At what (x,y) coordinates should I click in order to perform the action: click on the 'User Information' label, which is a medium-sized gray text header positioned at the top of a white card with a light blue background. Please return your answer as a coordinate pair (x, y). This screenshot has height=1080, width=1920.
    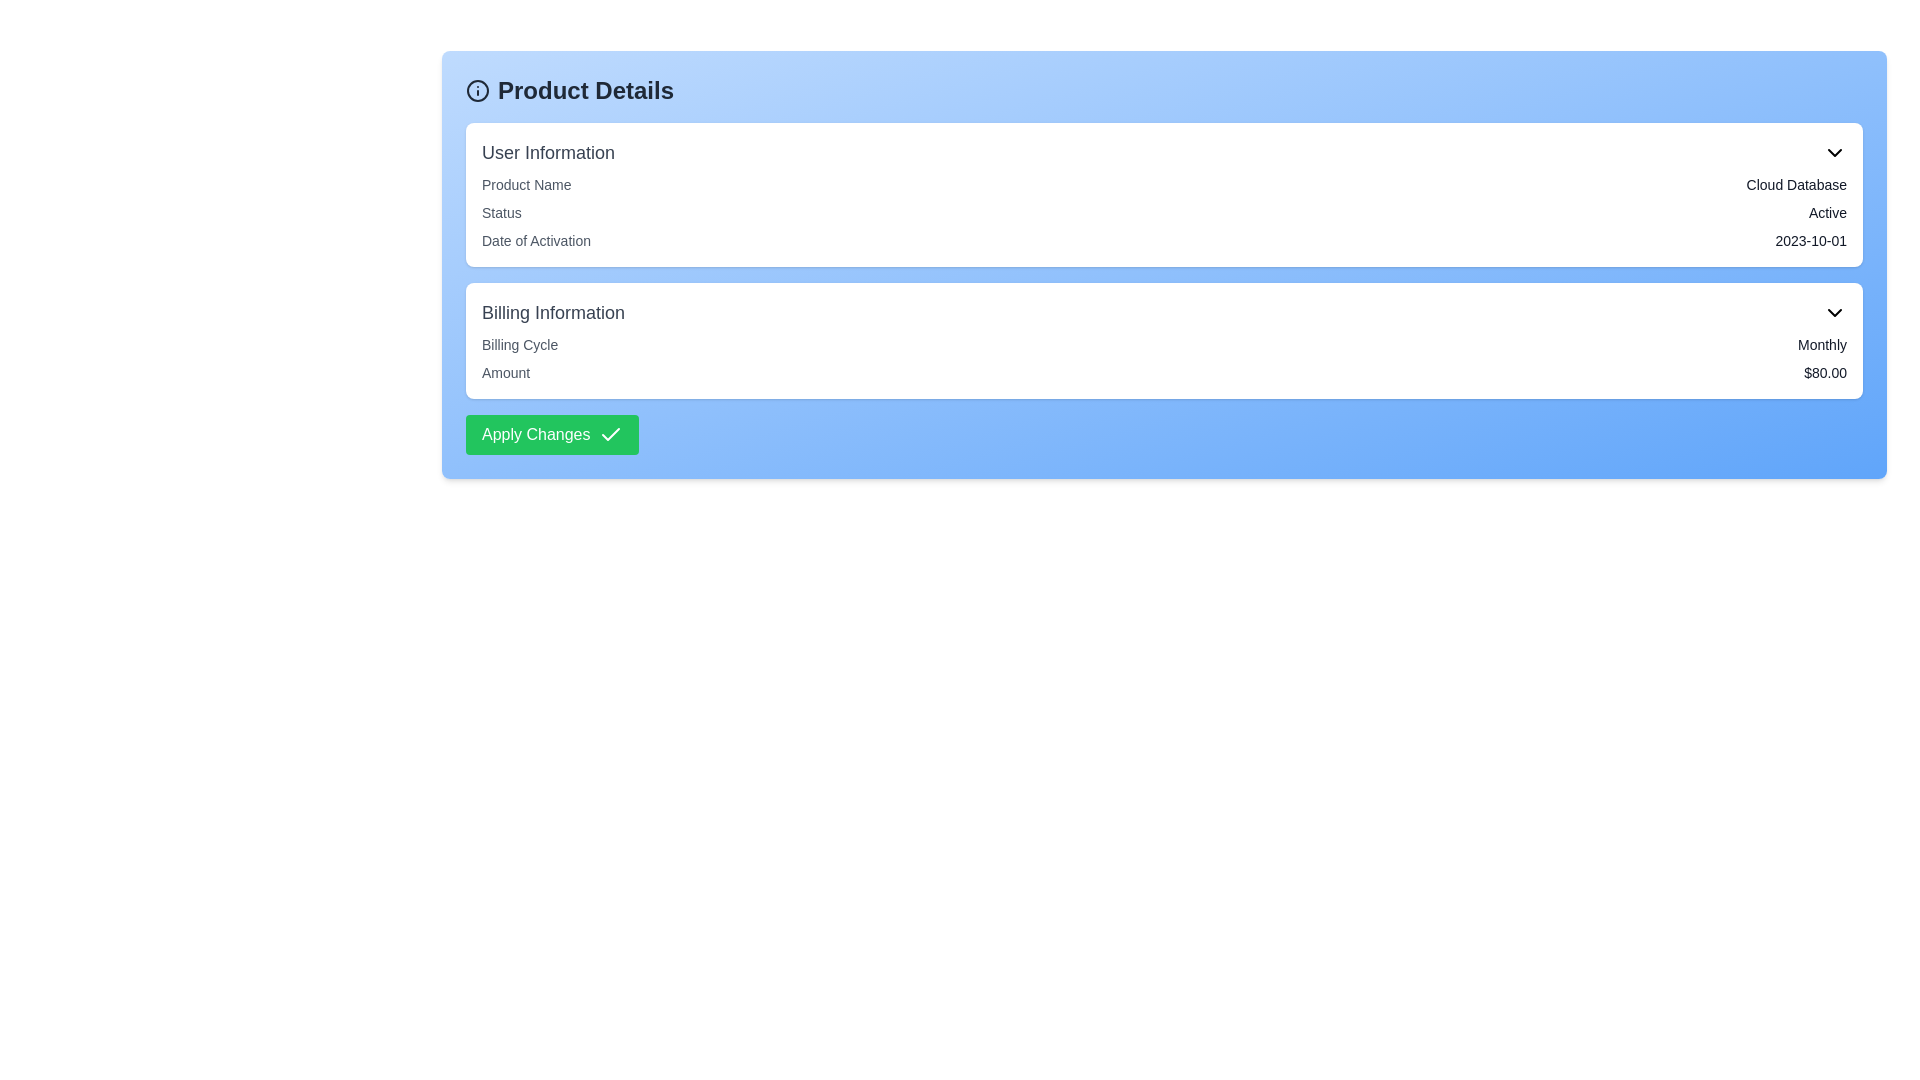
    Looking at the image, I should click on (548, 152).